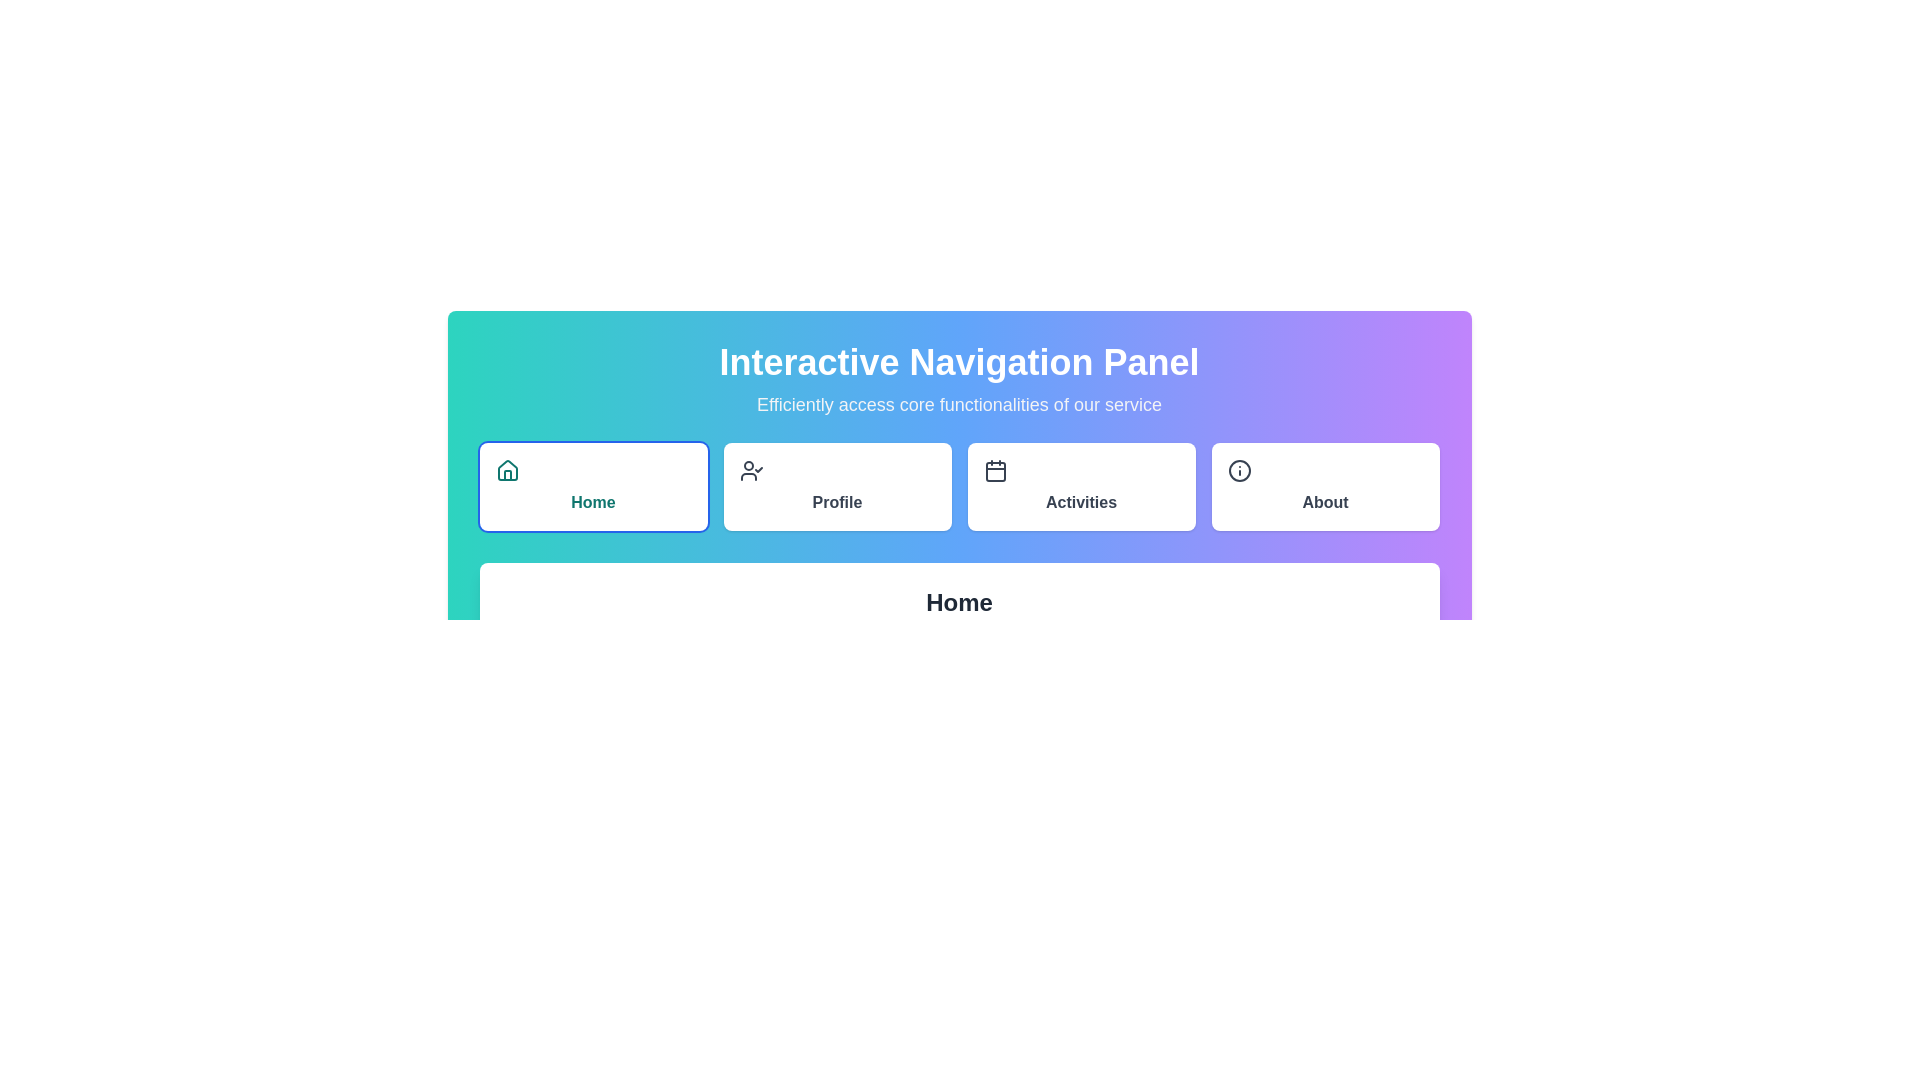  I want to click on the information icon located in the 'About' section of the navigation panel, so click(1238, 470).